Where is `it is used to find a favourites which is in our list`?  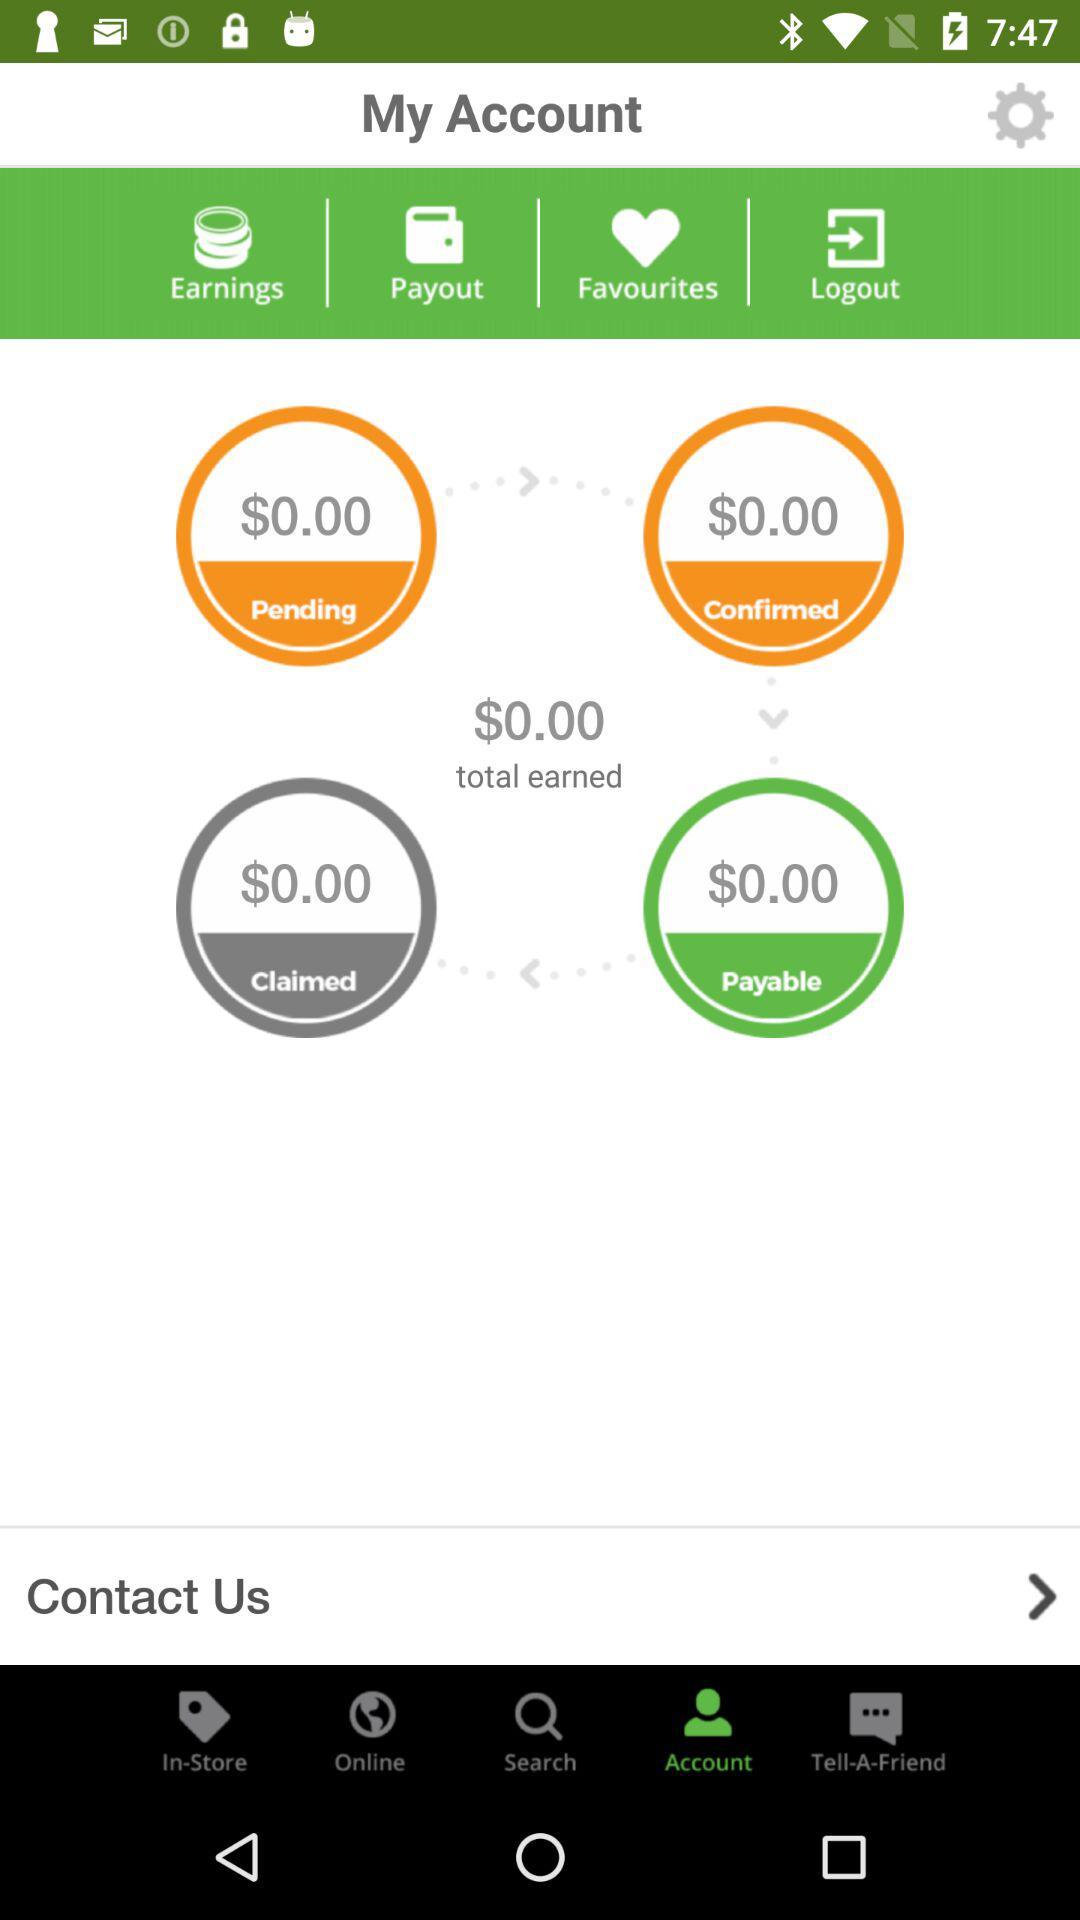
it is used to find a favourites which is in our list is located at coordinates (644, 252).